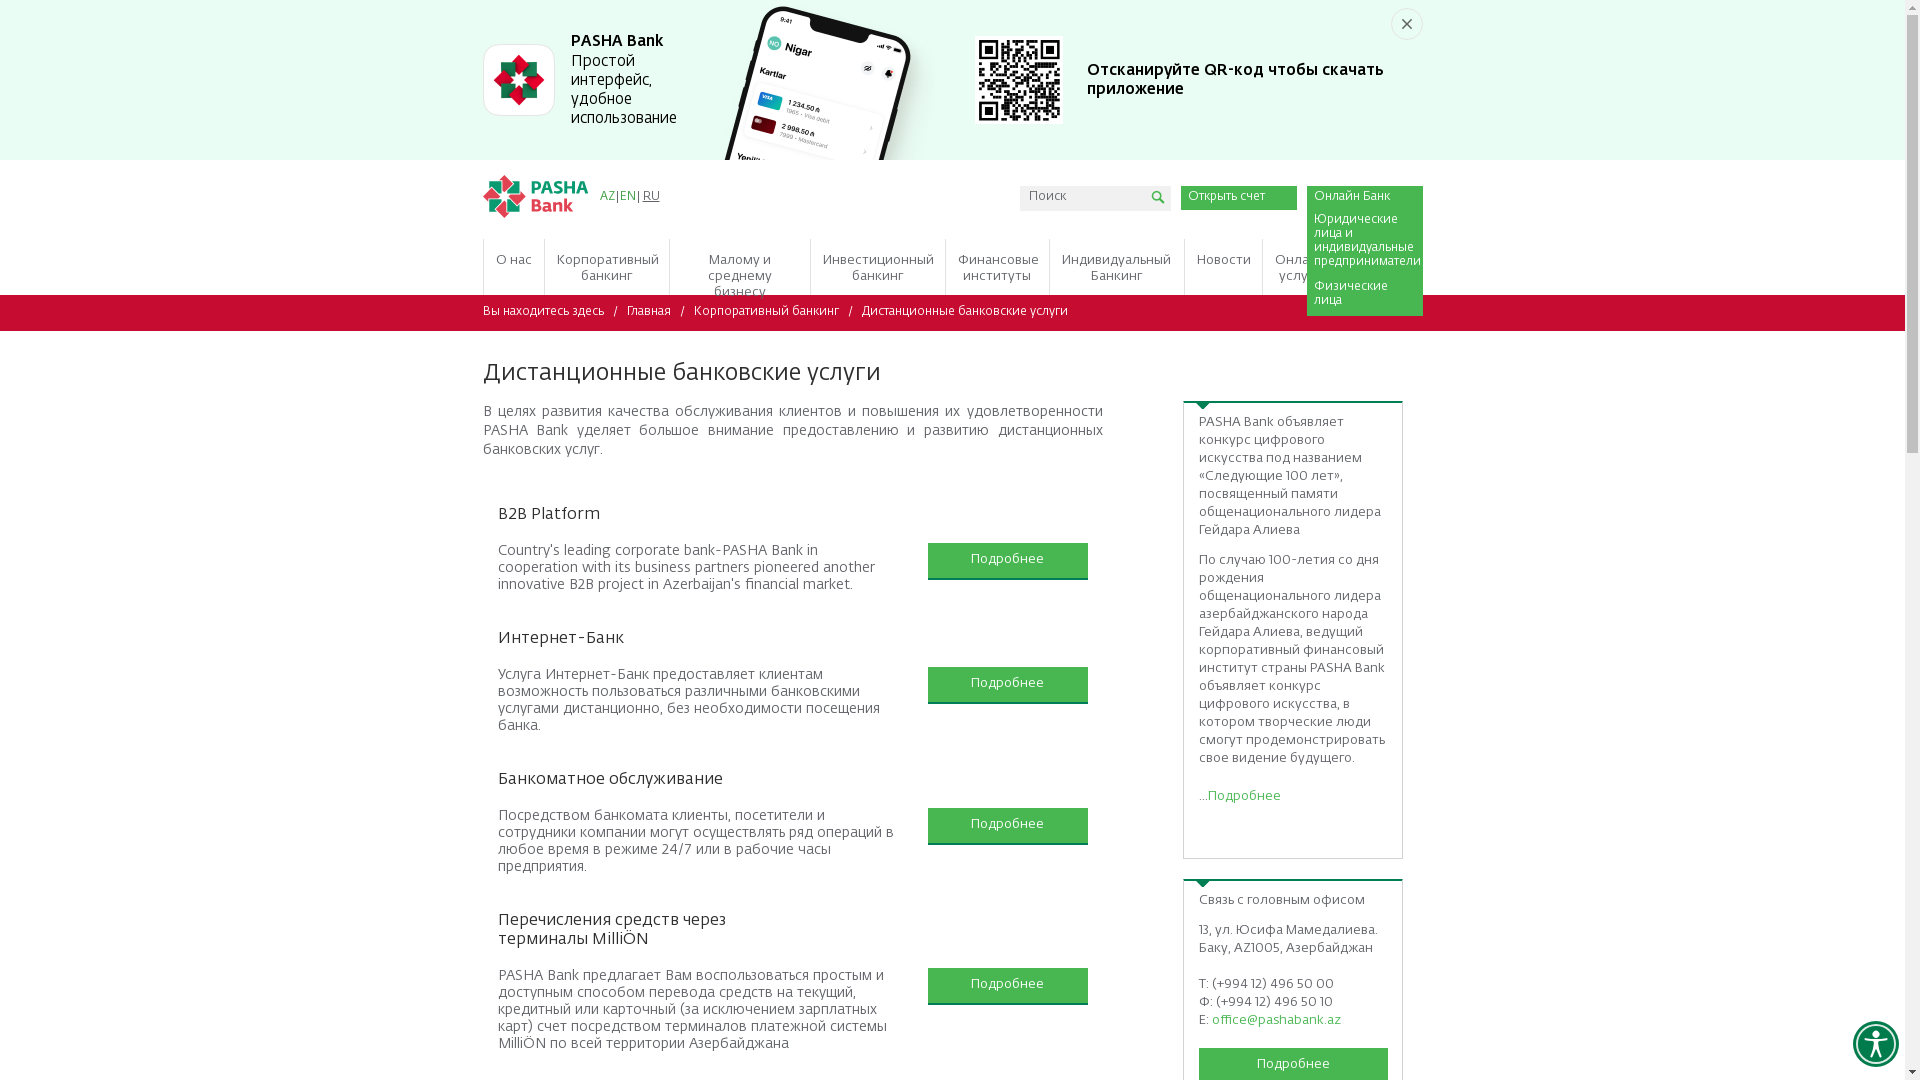 The height and width of the screenshot is (1080, 1920). What do you see at coordinates (1275, 1020) in the screenshot?
I see `'office@pashabank.az'` at bounding box center [1275, 1020].